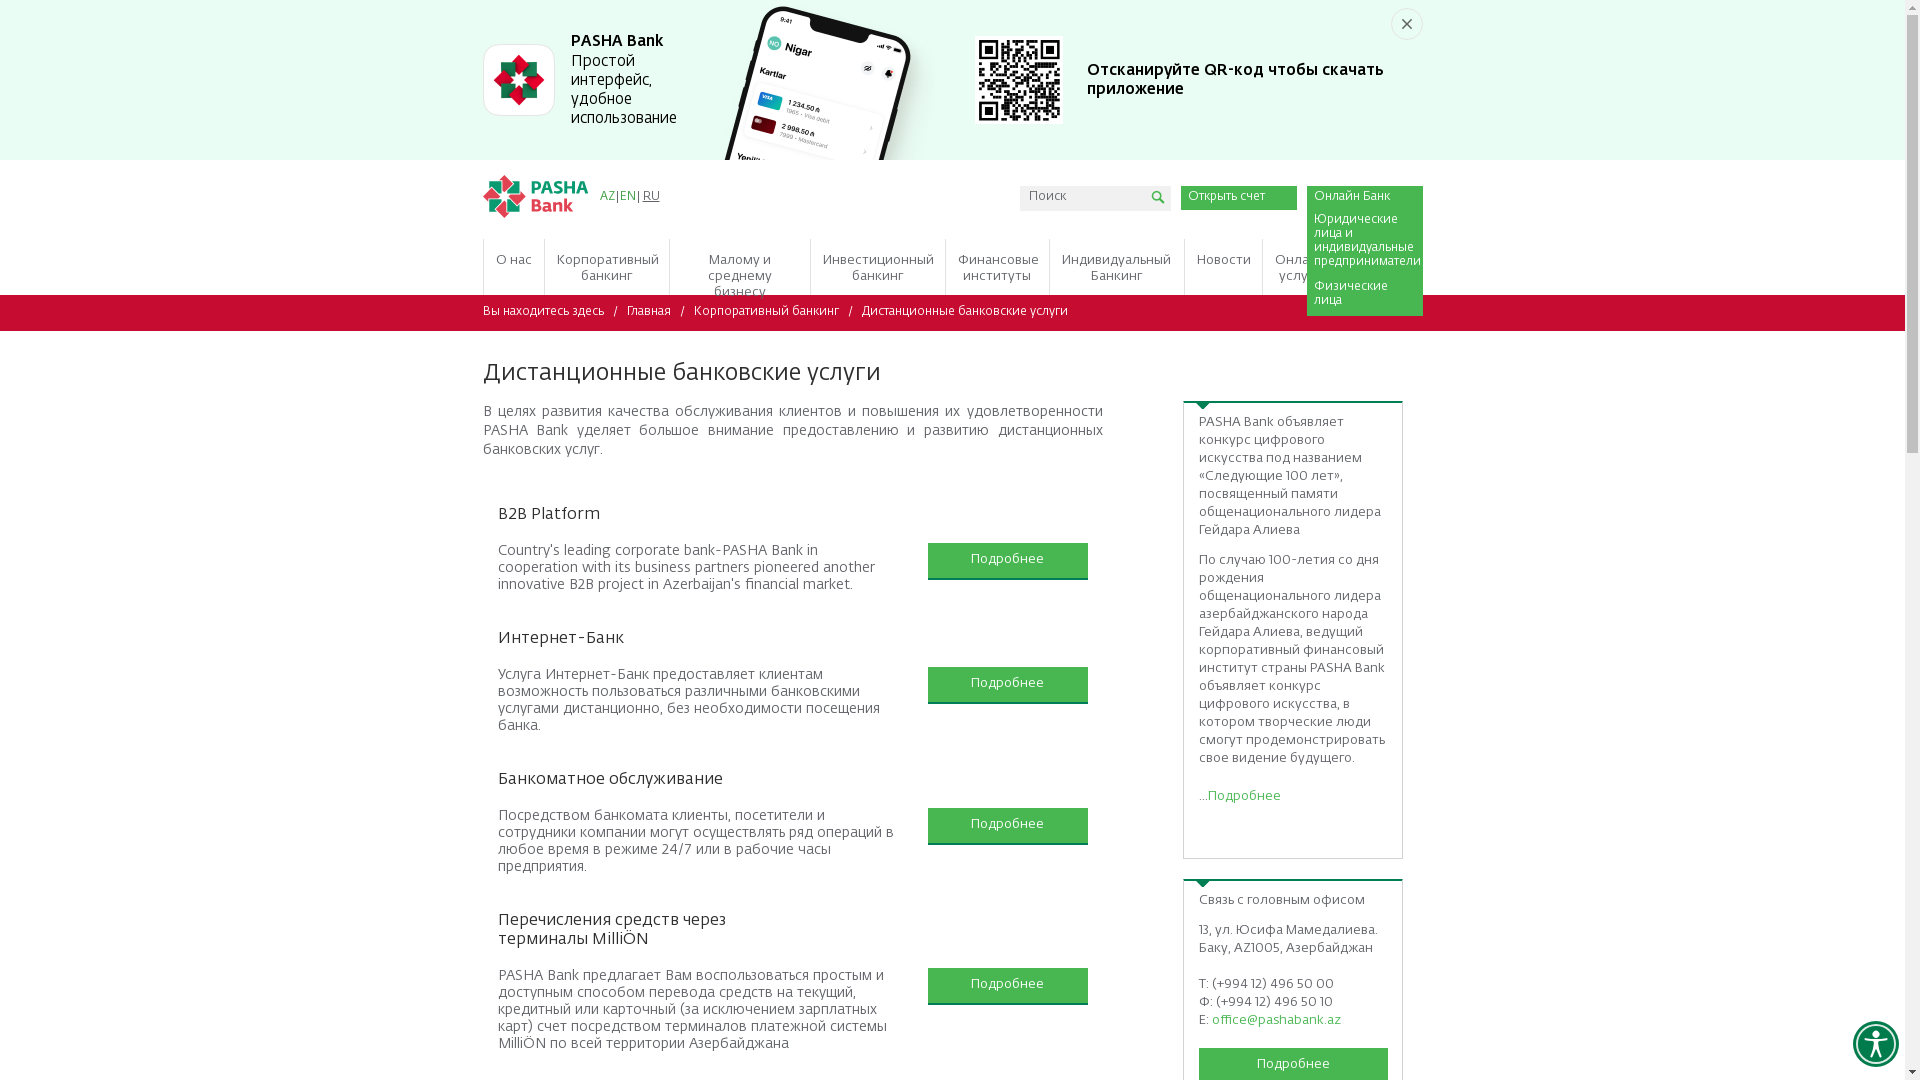 The height and width of the screenshot is (1080, 1920). What do you see at coordinates (1275, 1020) in the screenshot?
I see `'office@pashabank.az'` at bounding box center [1275, 1020].